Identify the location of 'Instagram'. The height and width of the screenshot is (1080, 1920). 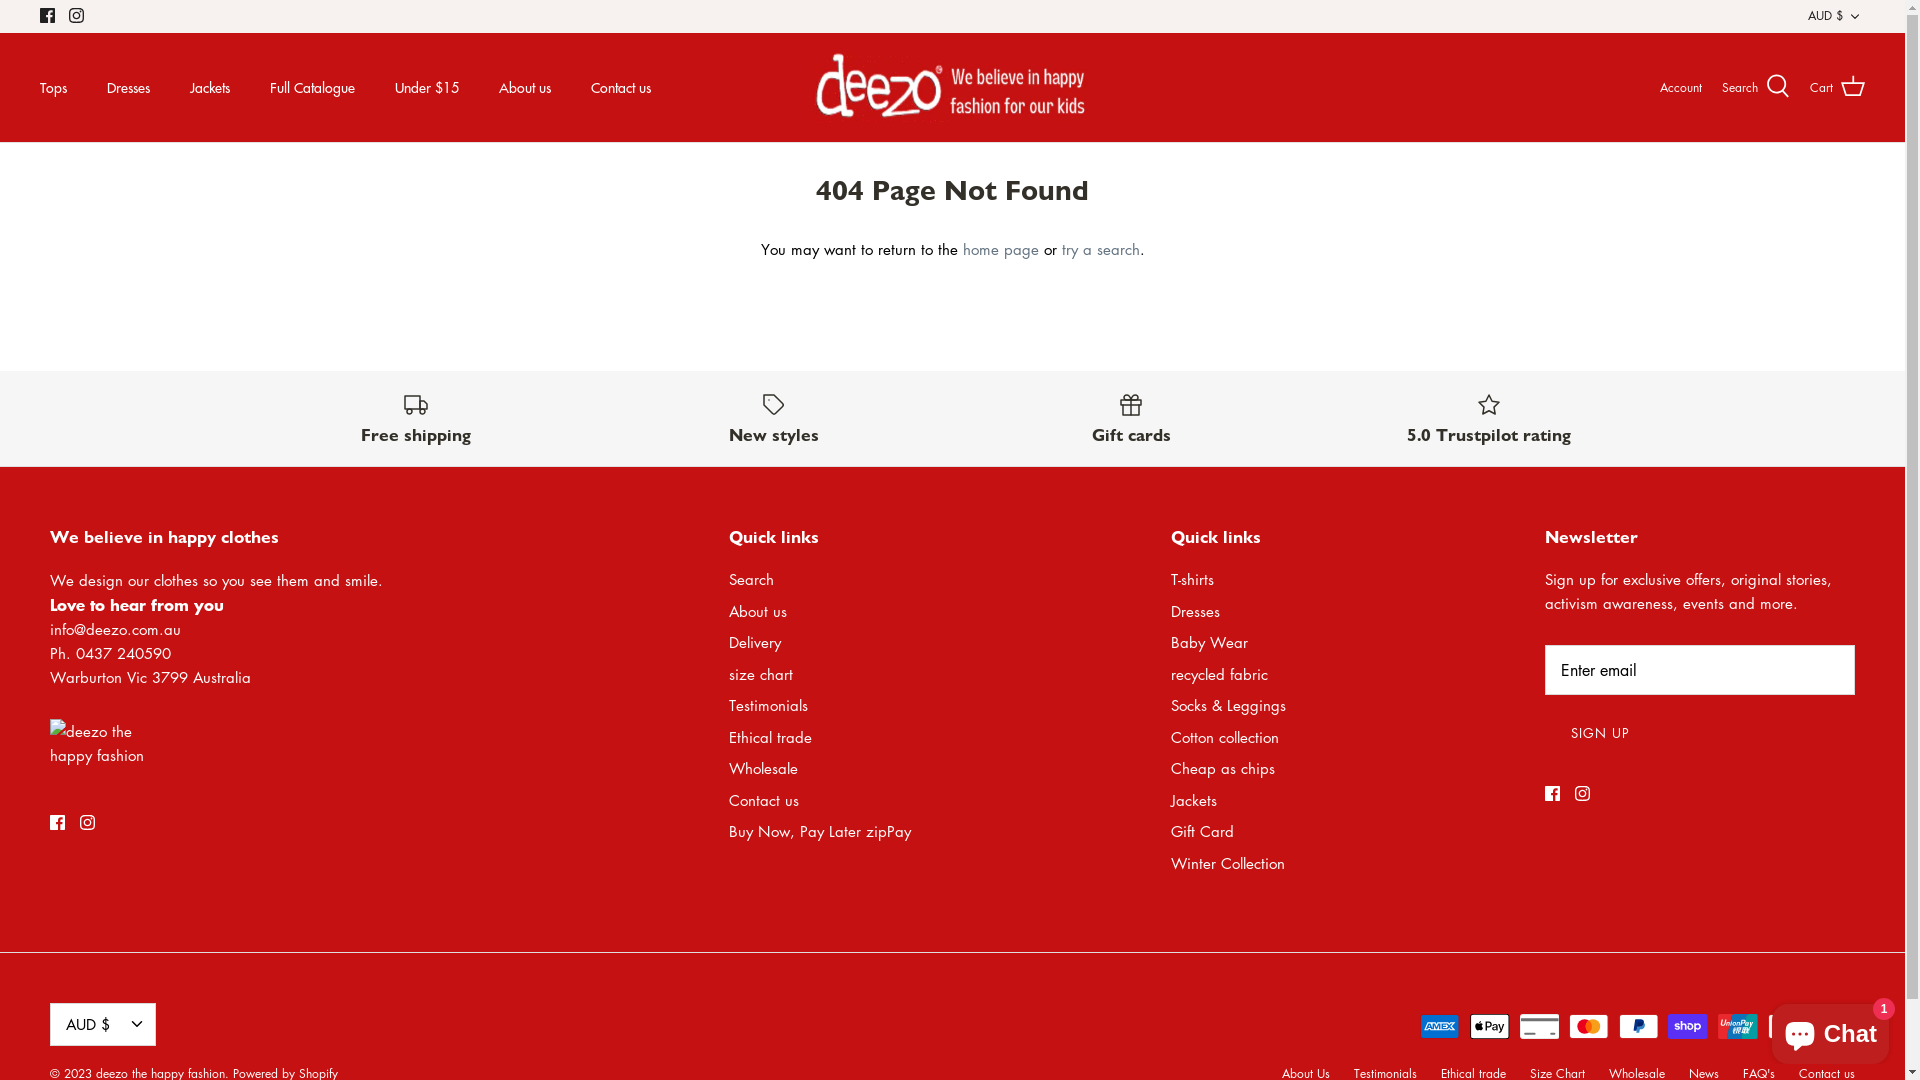
(76, 15).